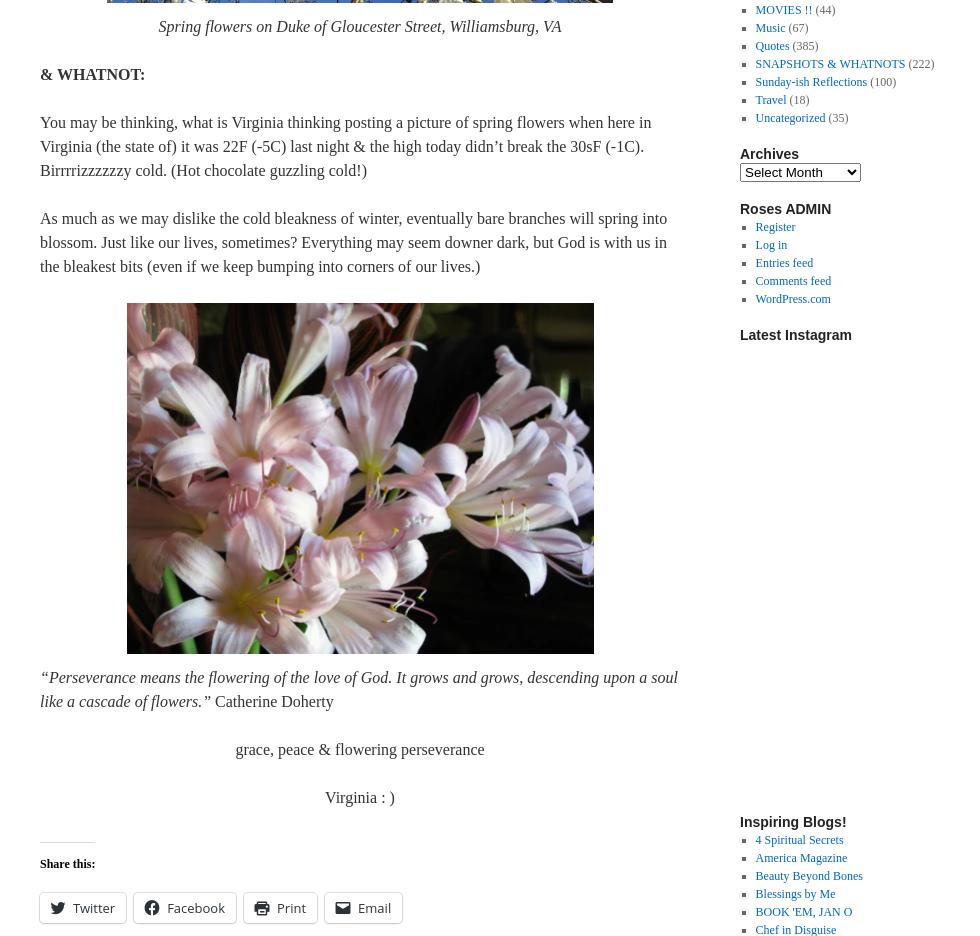 The width and height of the screenshot is (980, 936). I want to click on 'BOOK 'EM, JAN O', so click(803, 912).